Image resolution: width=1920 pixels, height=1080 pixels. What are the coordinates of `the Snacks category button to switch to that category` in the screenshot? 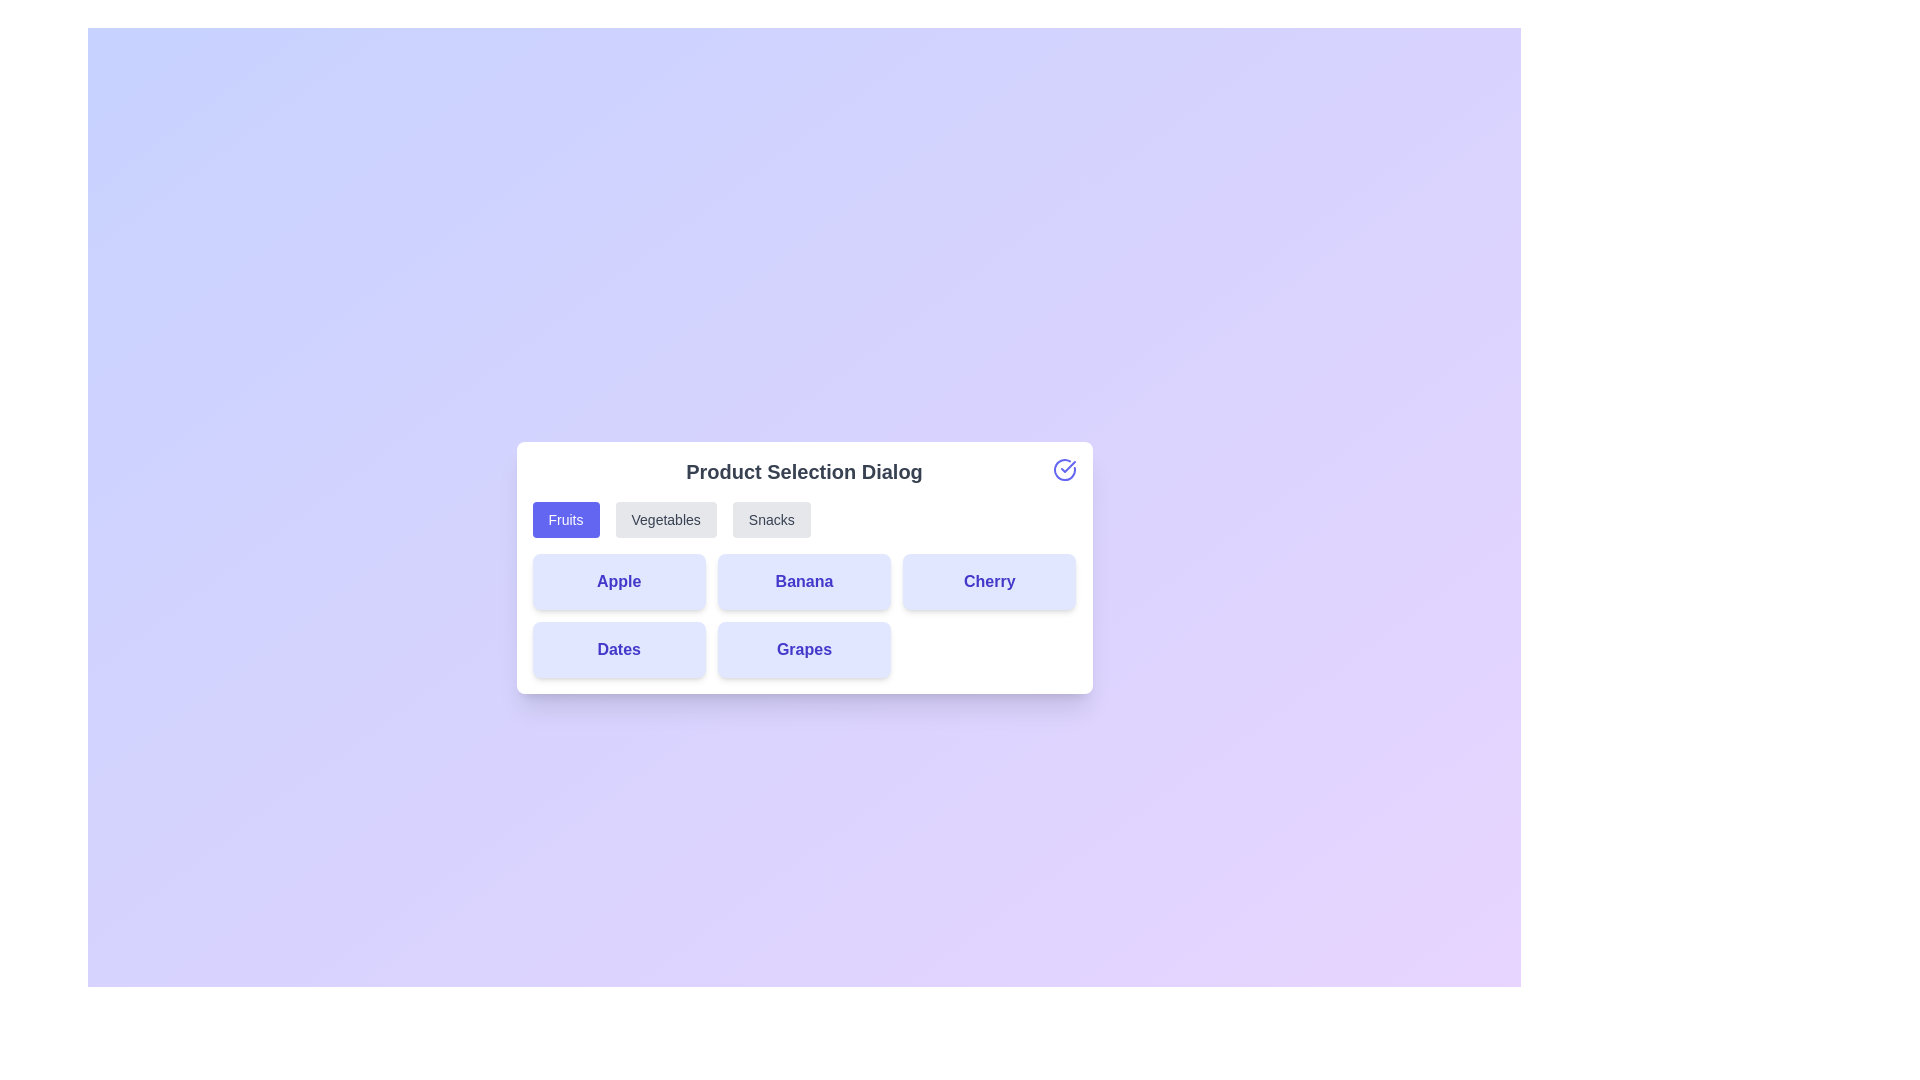 It's located at (770, 519).